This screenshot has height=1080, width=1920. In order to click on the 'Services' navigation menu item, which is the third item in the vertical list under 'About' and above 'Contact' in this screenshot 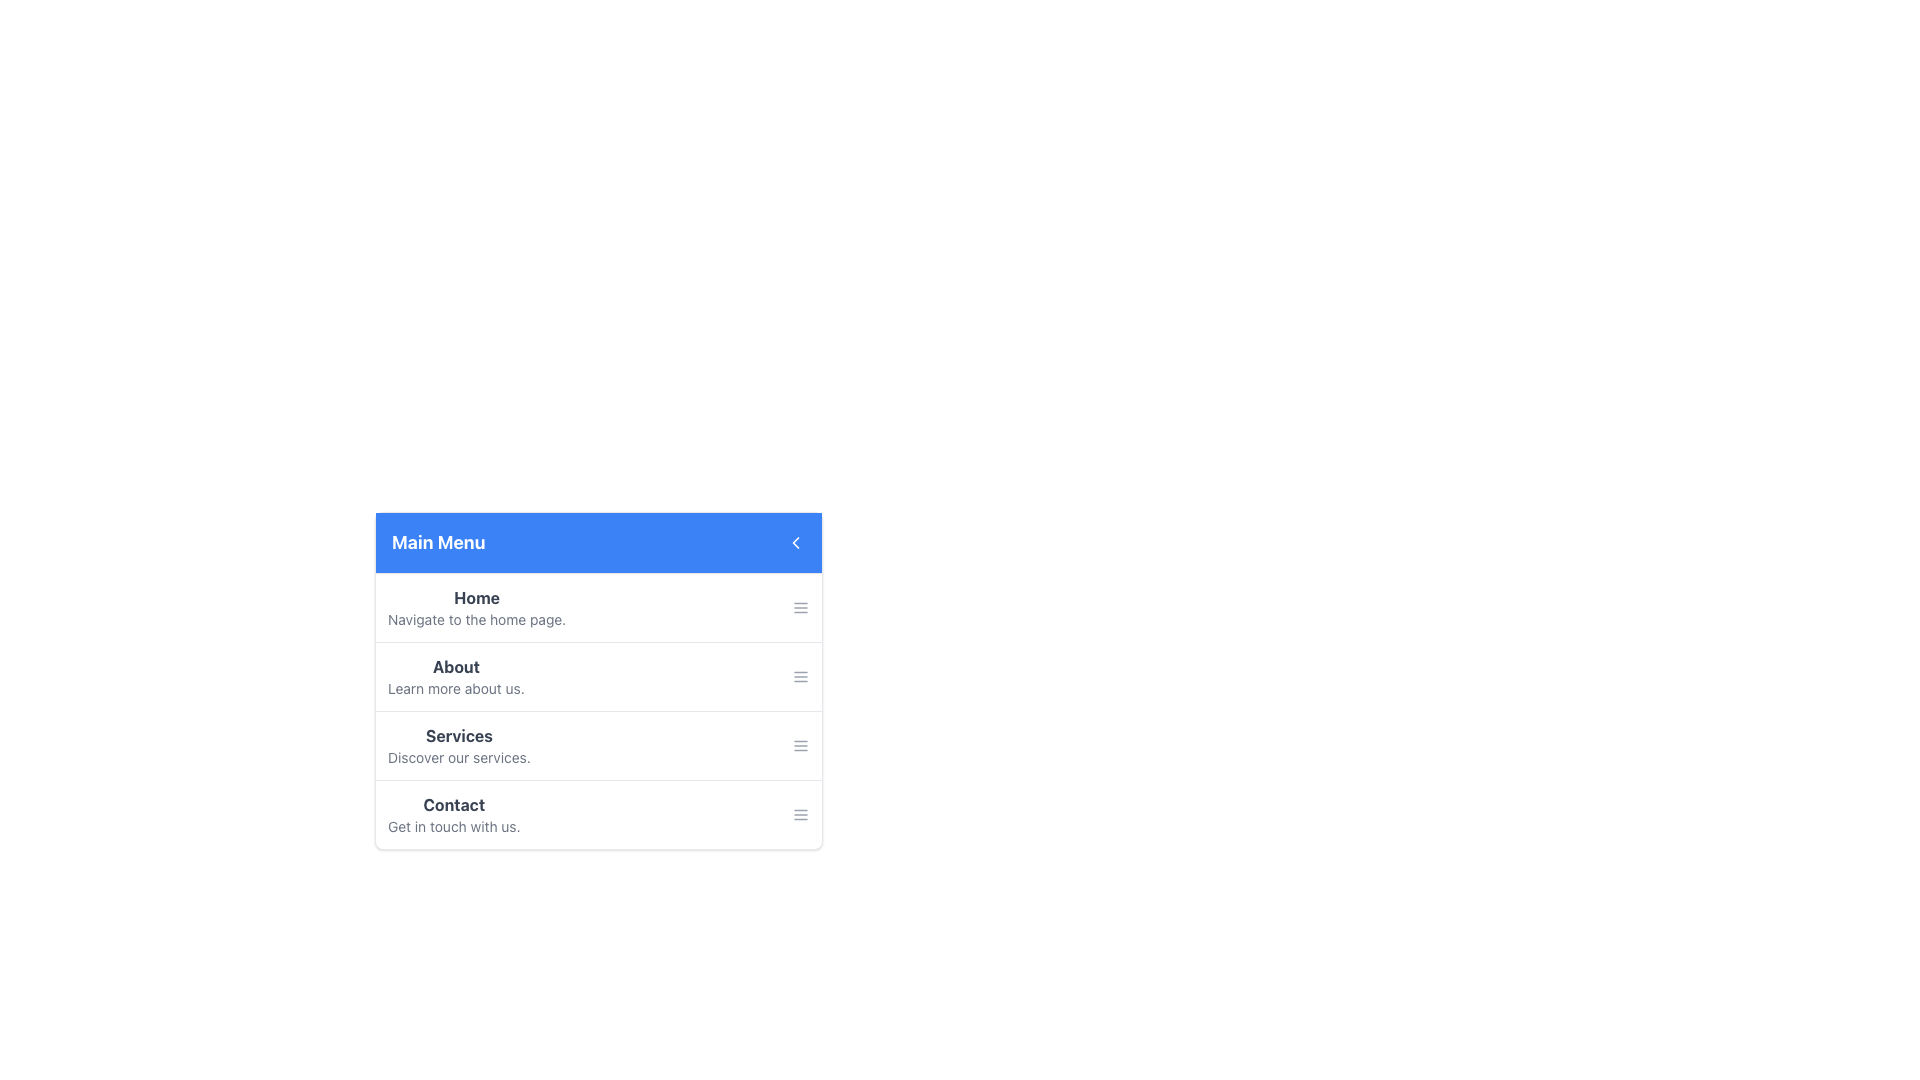, I will do `click(598, 736)`.